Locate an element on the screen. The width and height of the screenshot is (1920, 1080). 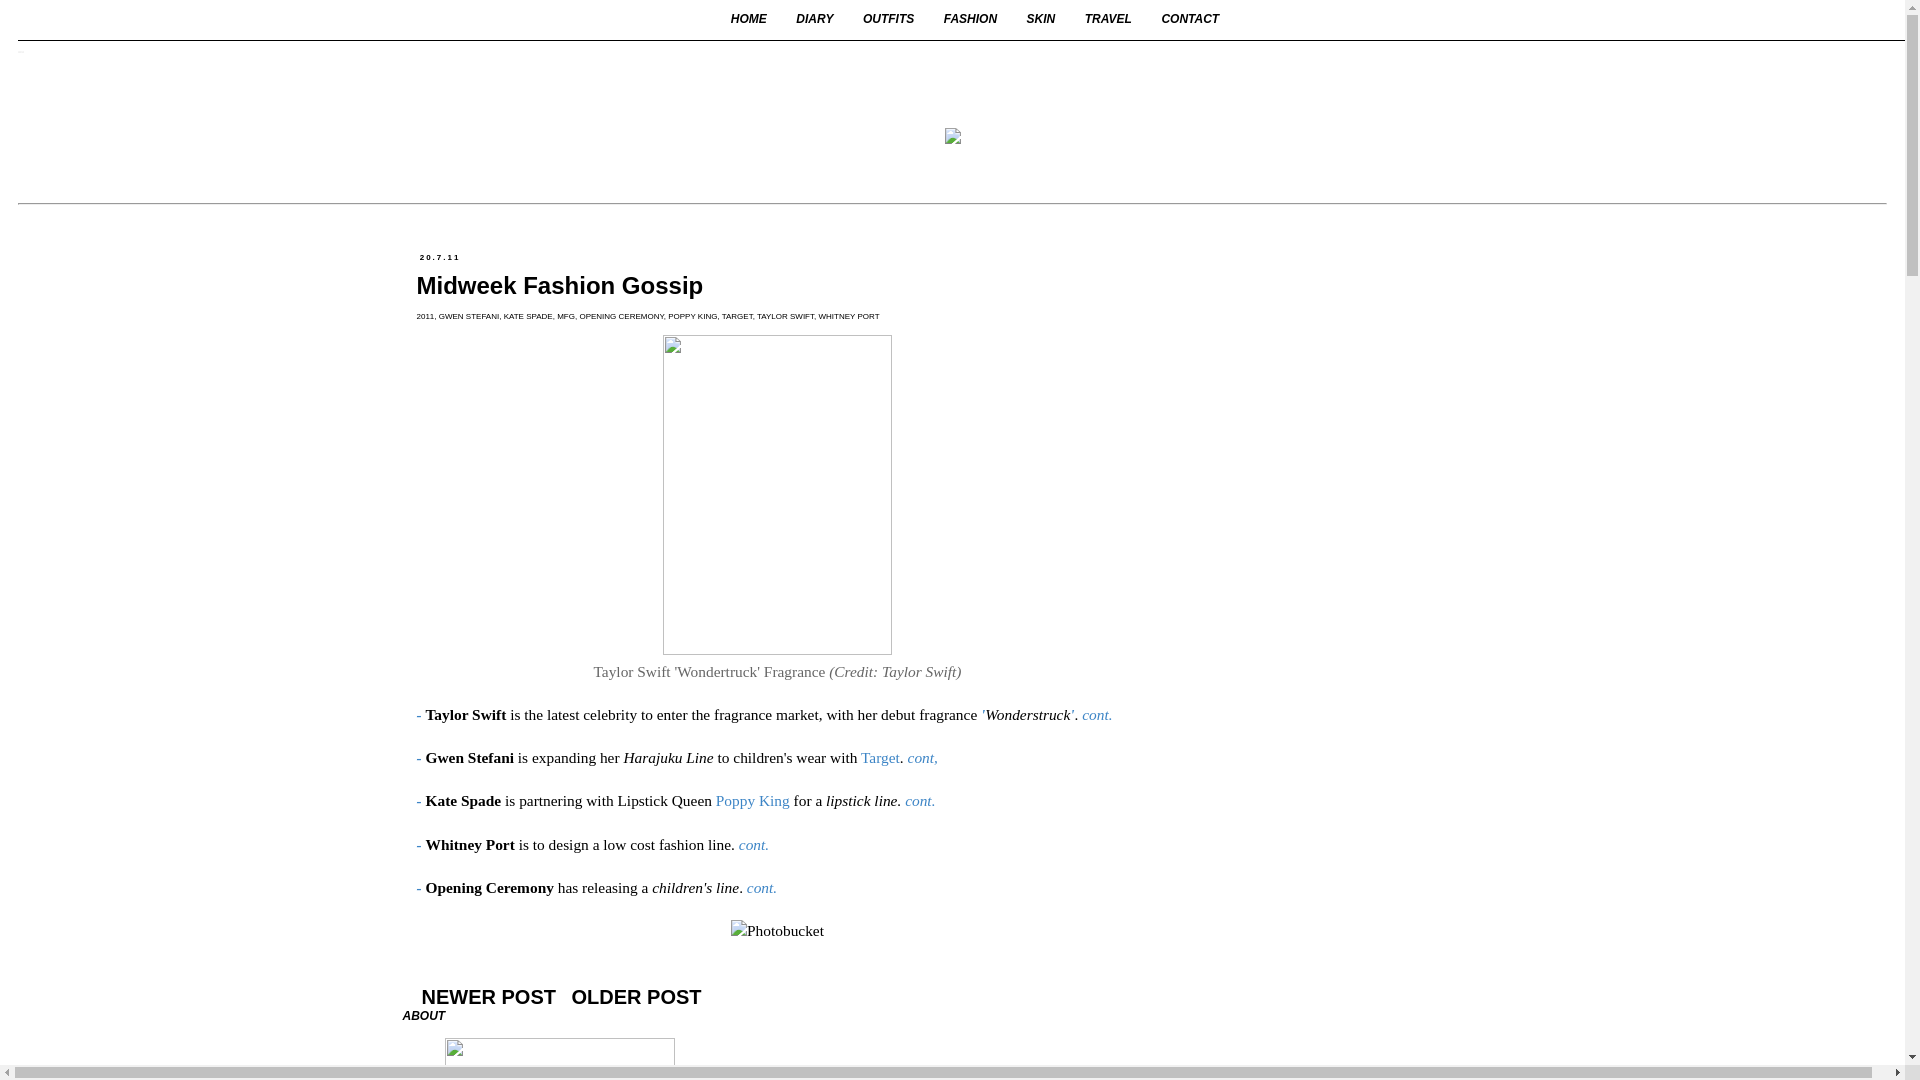
'MFG' is located at coordinates (556, 315).